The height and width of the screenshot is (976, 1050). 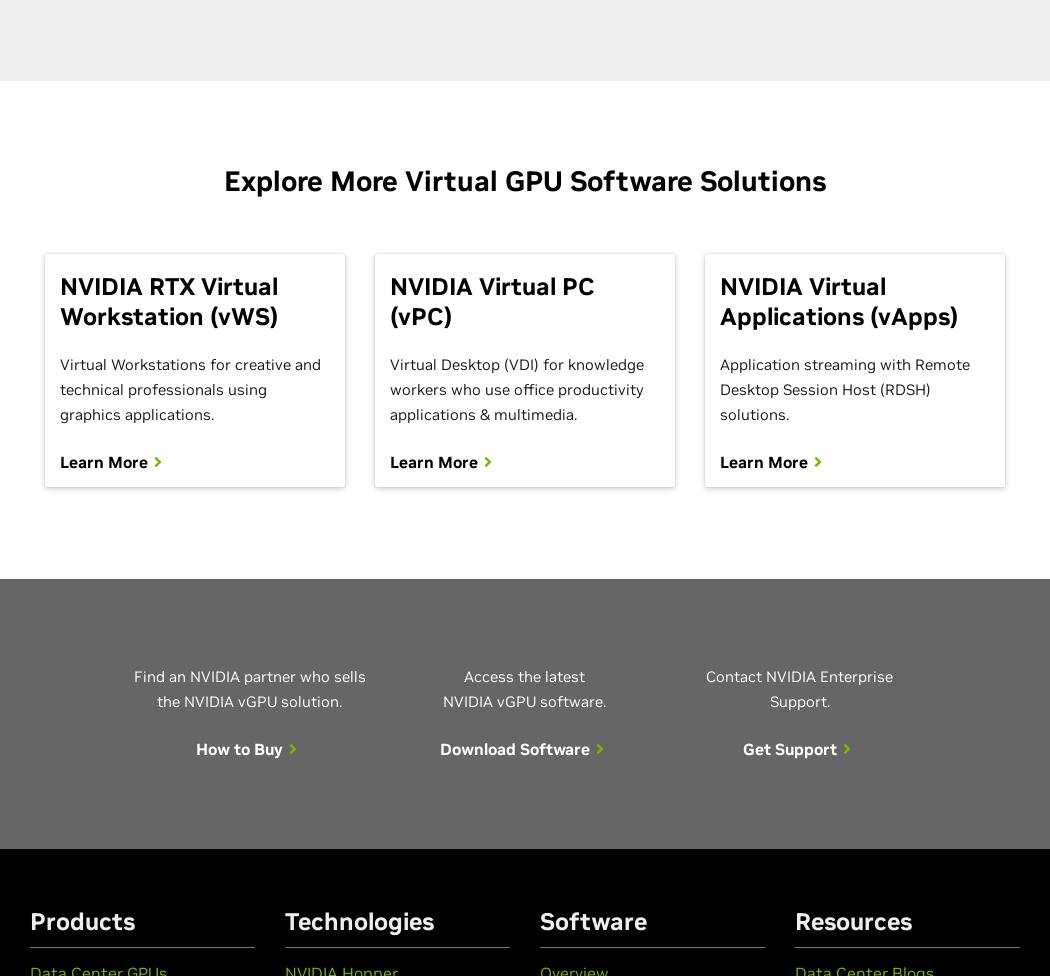 I want to click on 'NVIDIA RTX Virtual Workstation (vWS)', so click(x=169, y=301).